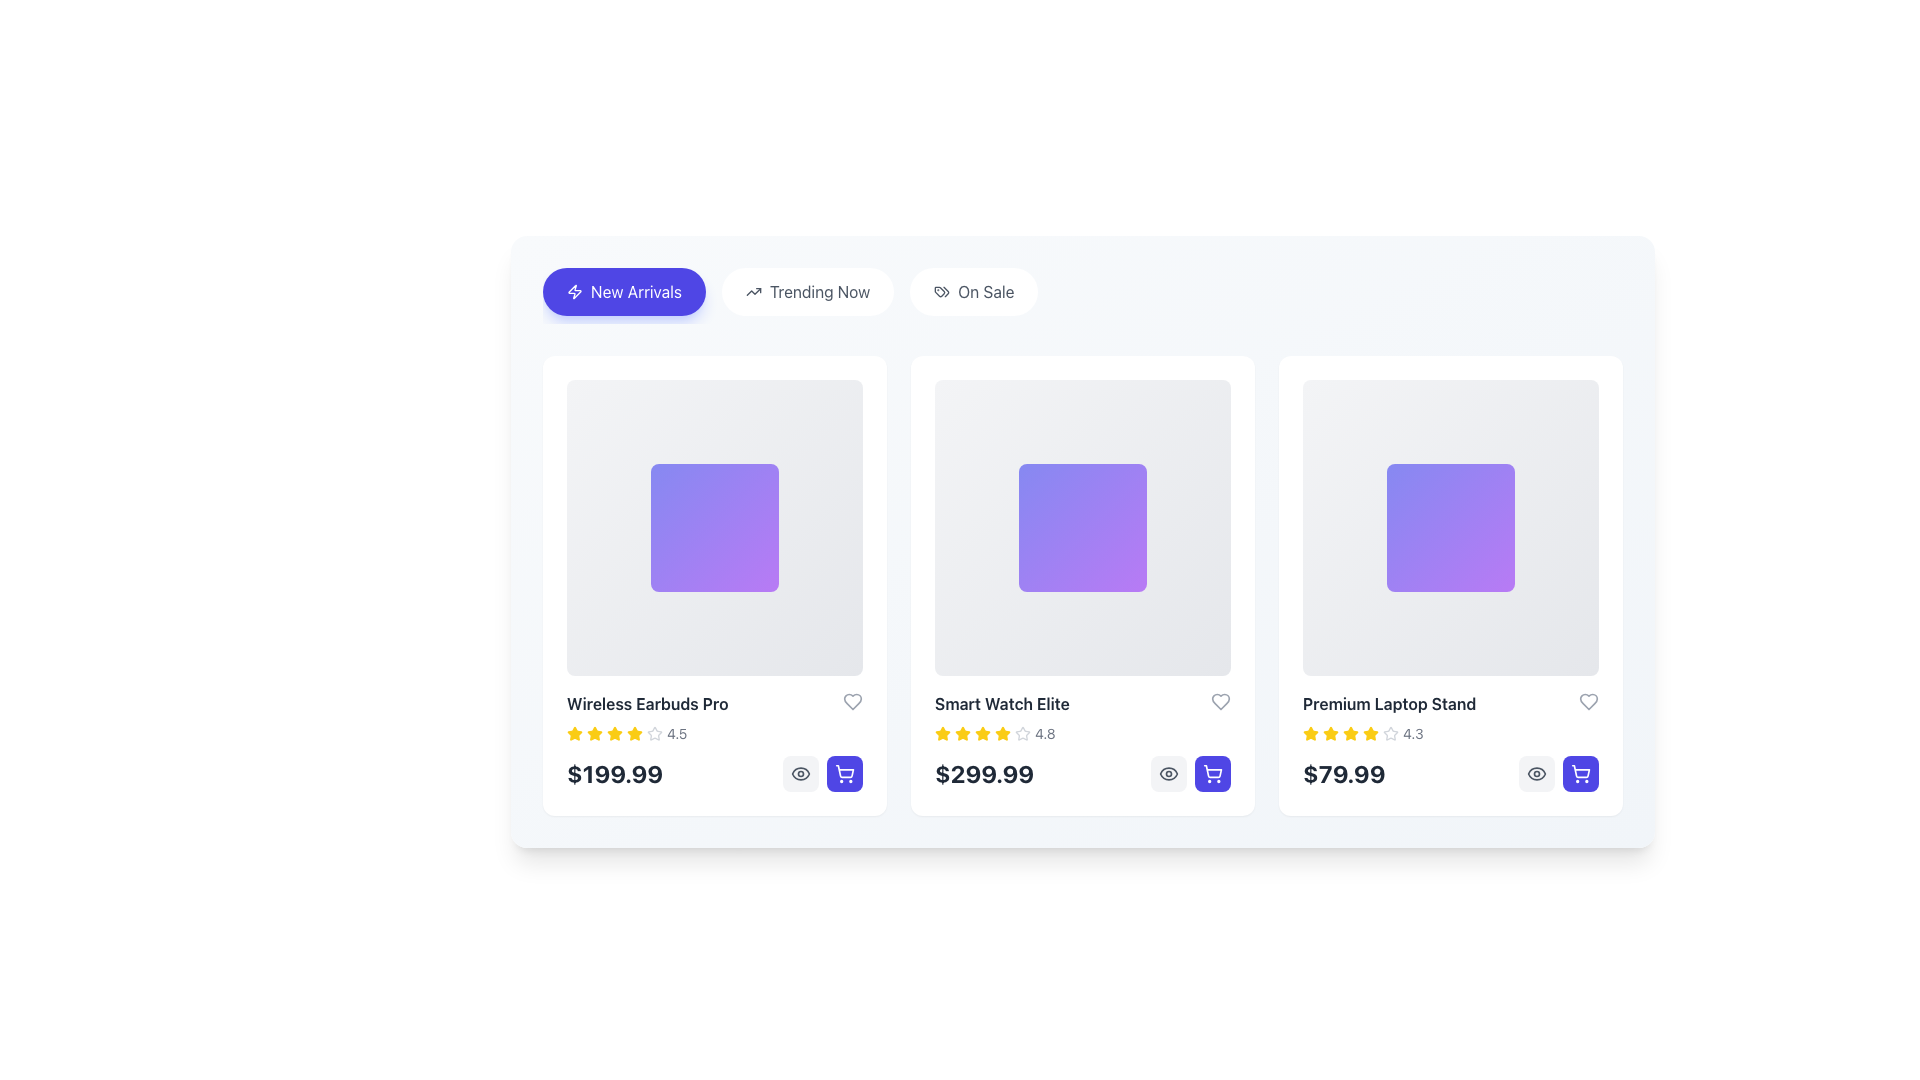 The image size is (1920, 1080). What do you see at coordinates (752, 292) in the screenshot?
I see `the small upward arrow icon located to the left of the 'Trending Now' text within a button-like component in the menu bar` at bounding box center [752, 292].